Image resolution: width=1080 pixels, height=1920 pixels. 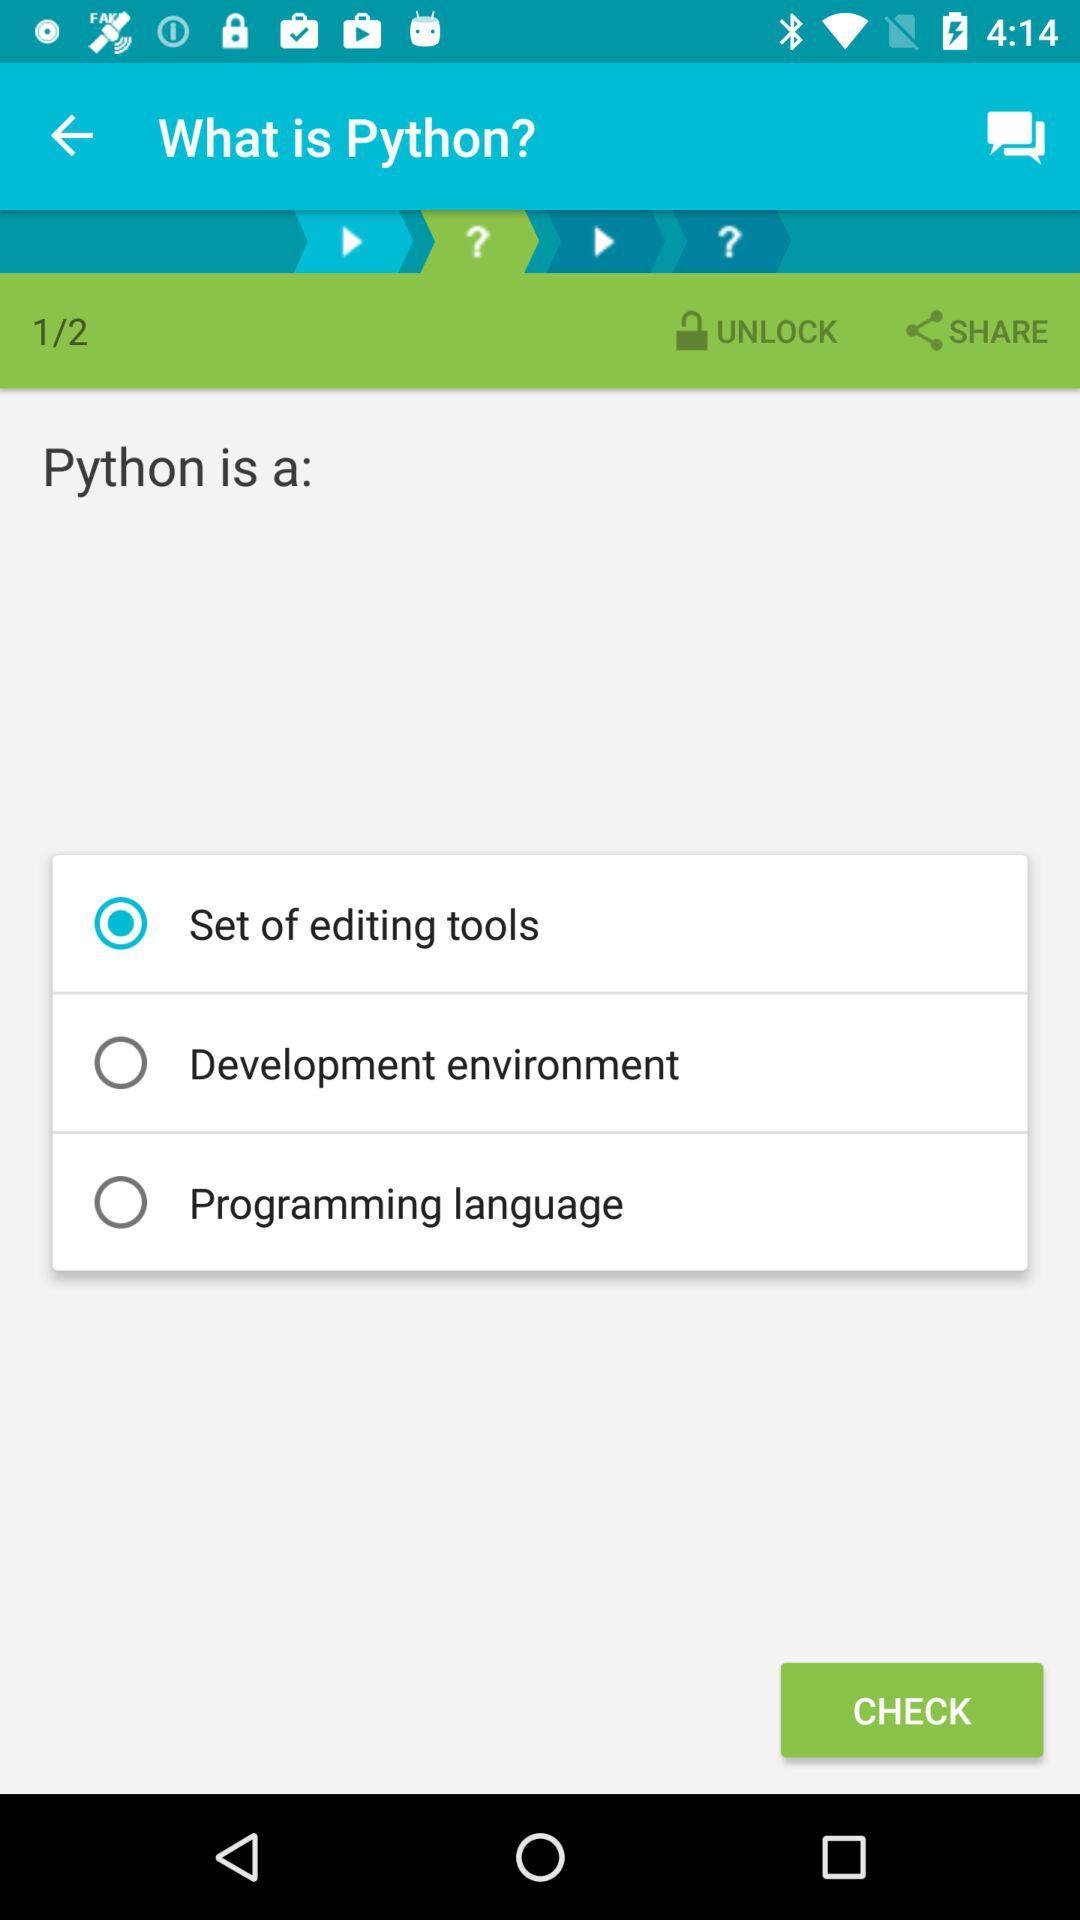 I want to click on the unlock, so click(x=752, y=330).